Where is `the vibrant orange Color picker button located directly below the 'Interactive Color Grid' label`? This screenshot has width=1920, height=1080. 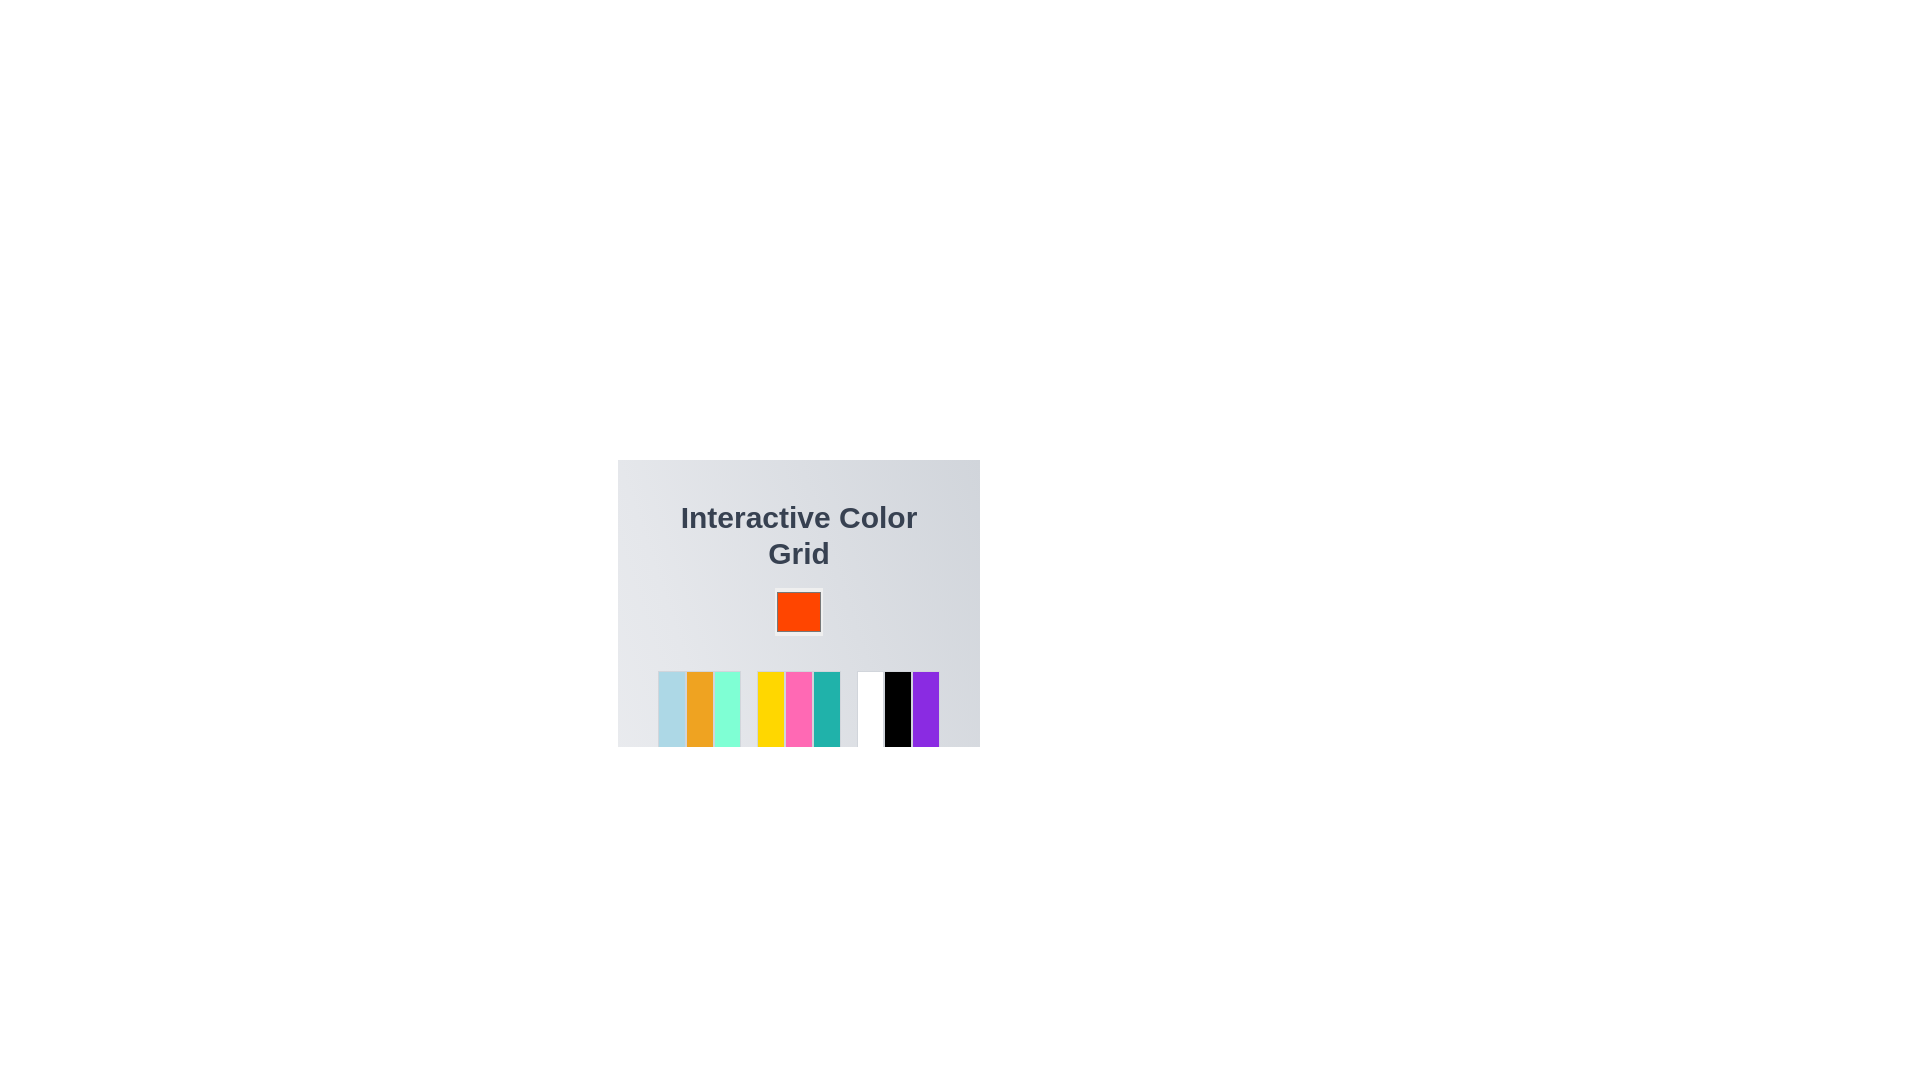 the vibrant orange Color picker button located directly below the 'Interactive Color Grid' label is located at coordinates (797, 589).